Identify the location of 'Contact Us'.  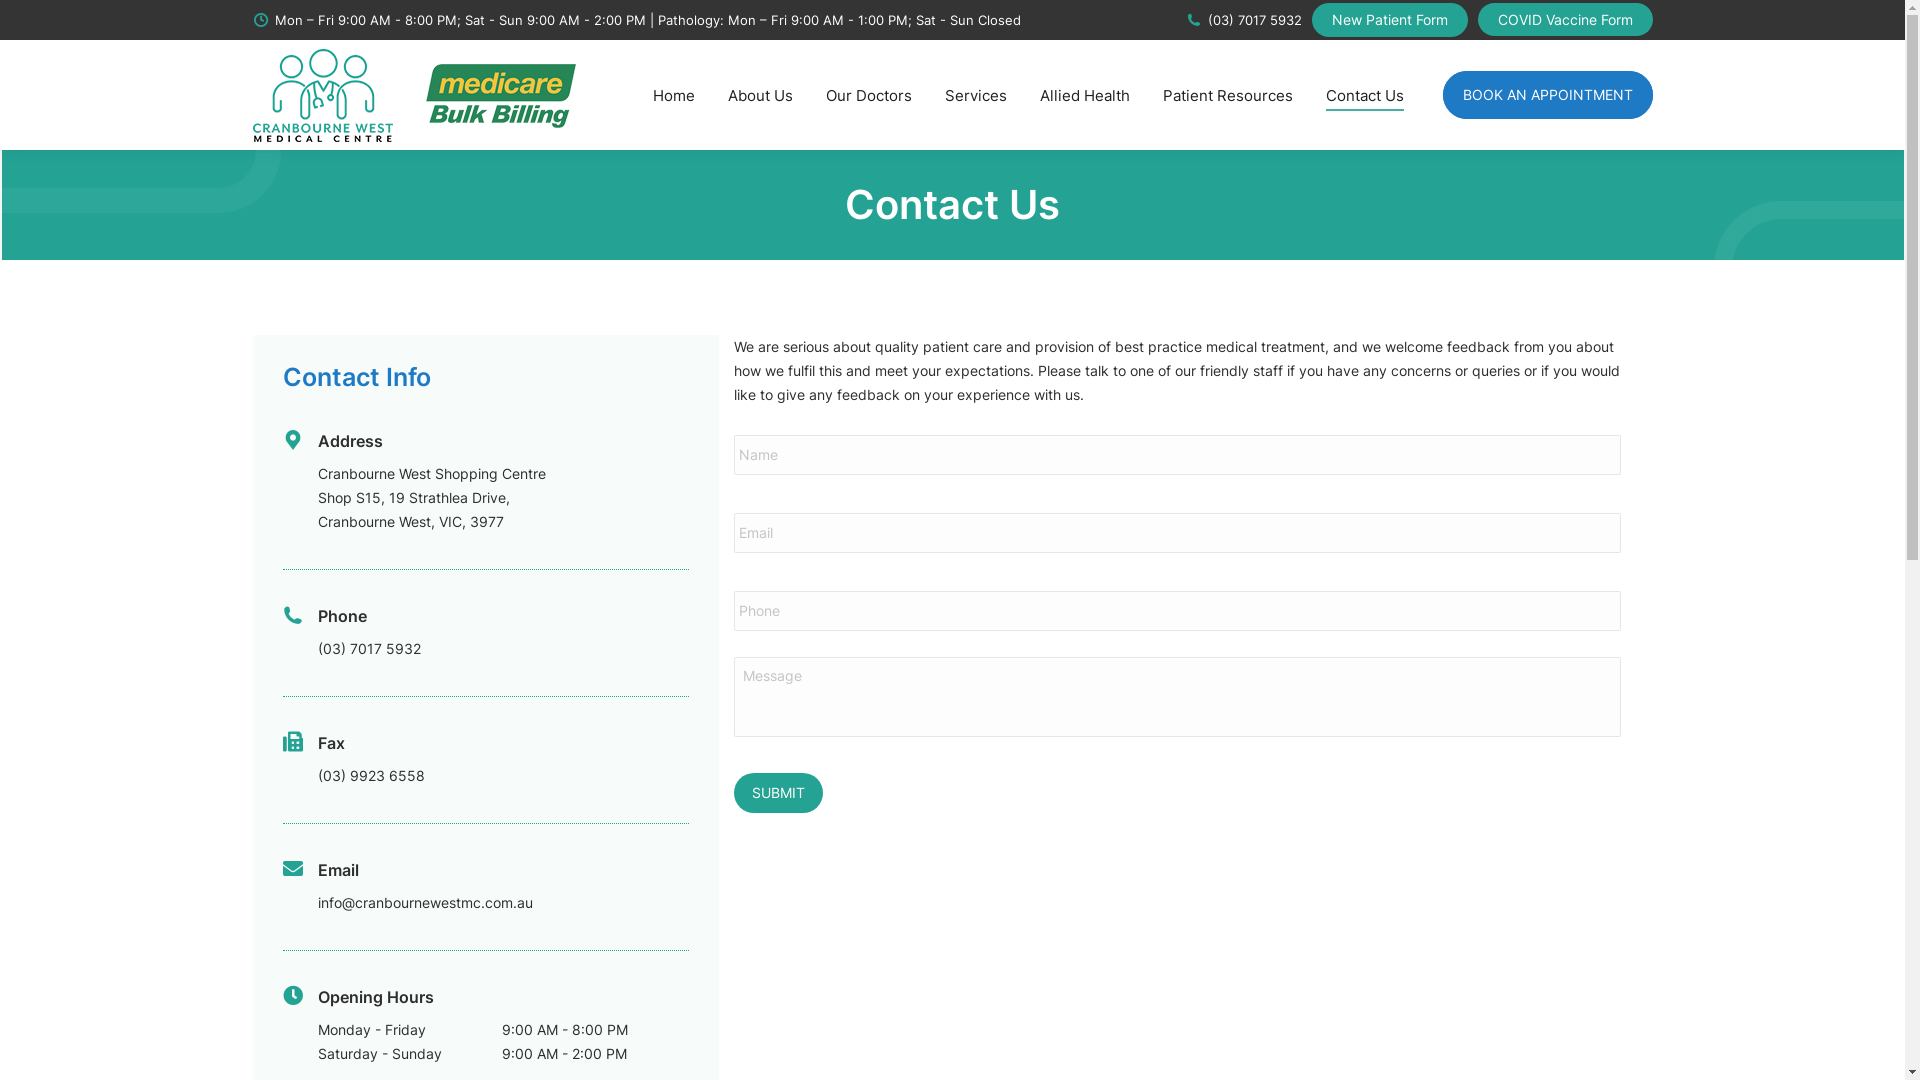
(1363, 95).